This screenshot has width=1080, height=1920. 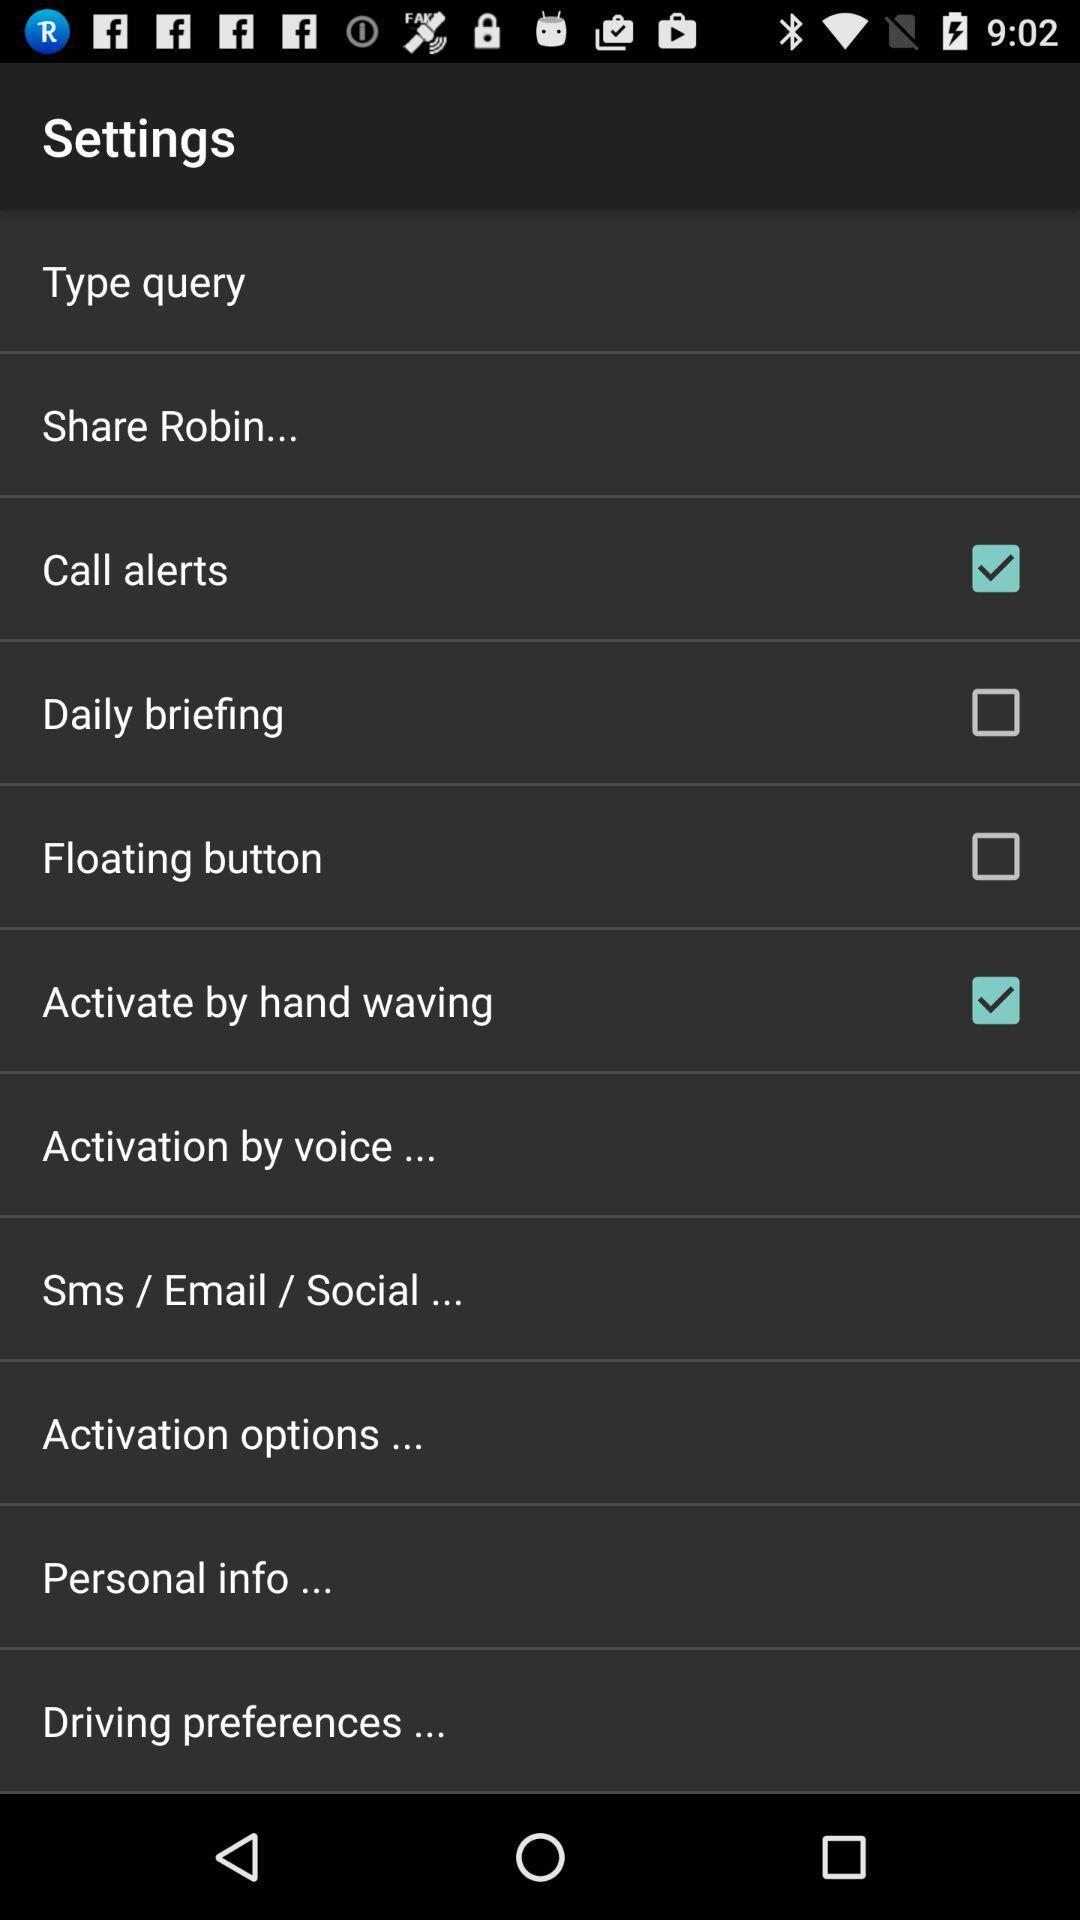 I want to click on driving preferences ... item, so click(x=243, y=1719).